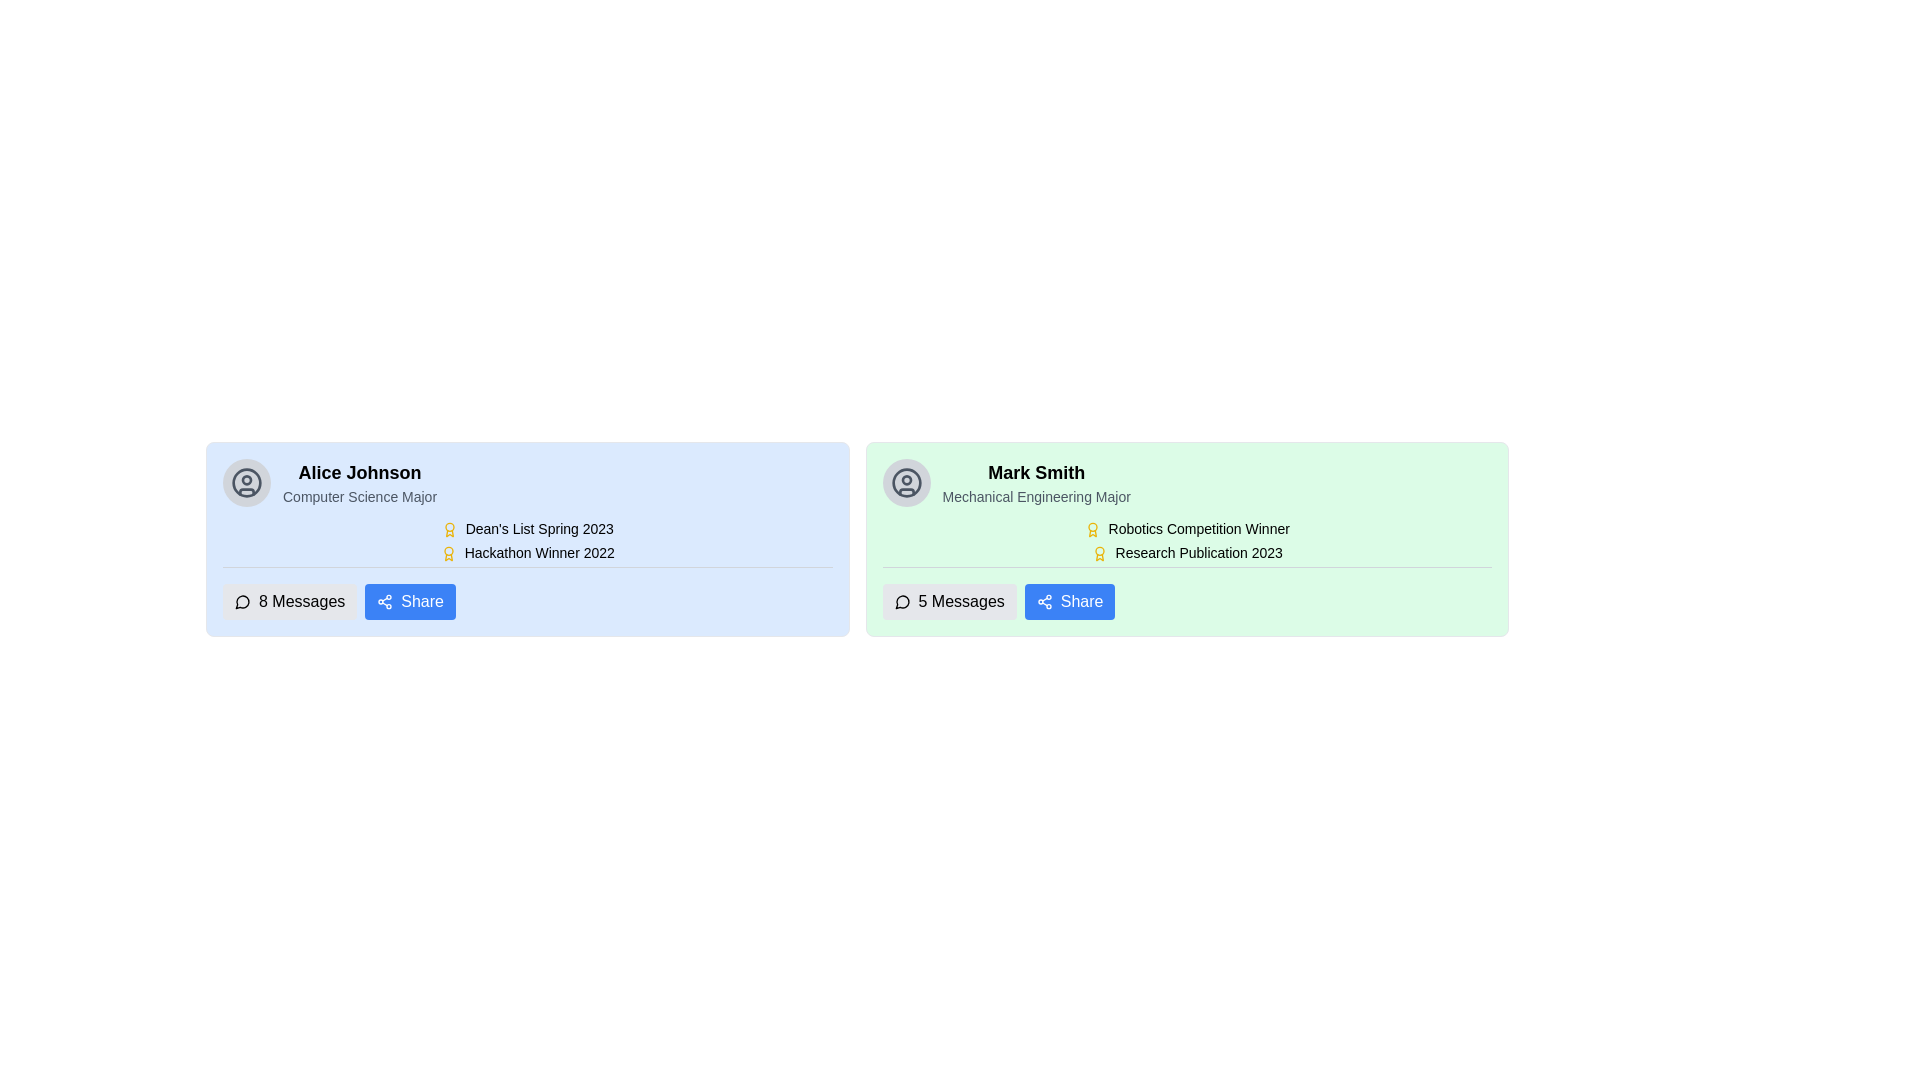 This screenshot has width=1920, height=1080. What do you see at coordinates (448, 529) in the screenshot?
I see `the accolade icon located to the left of the text 'Dean's List Spring 2023' in Alice Johnson's profile details` at bounding box center [448, 529].